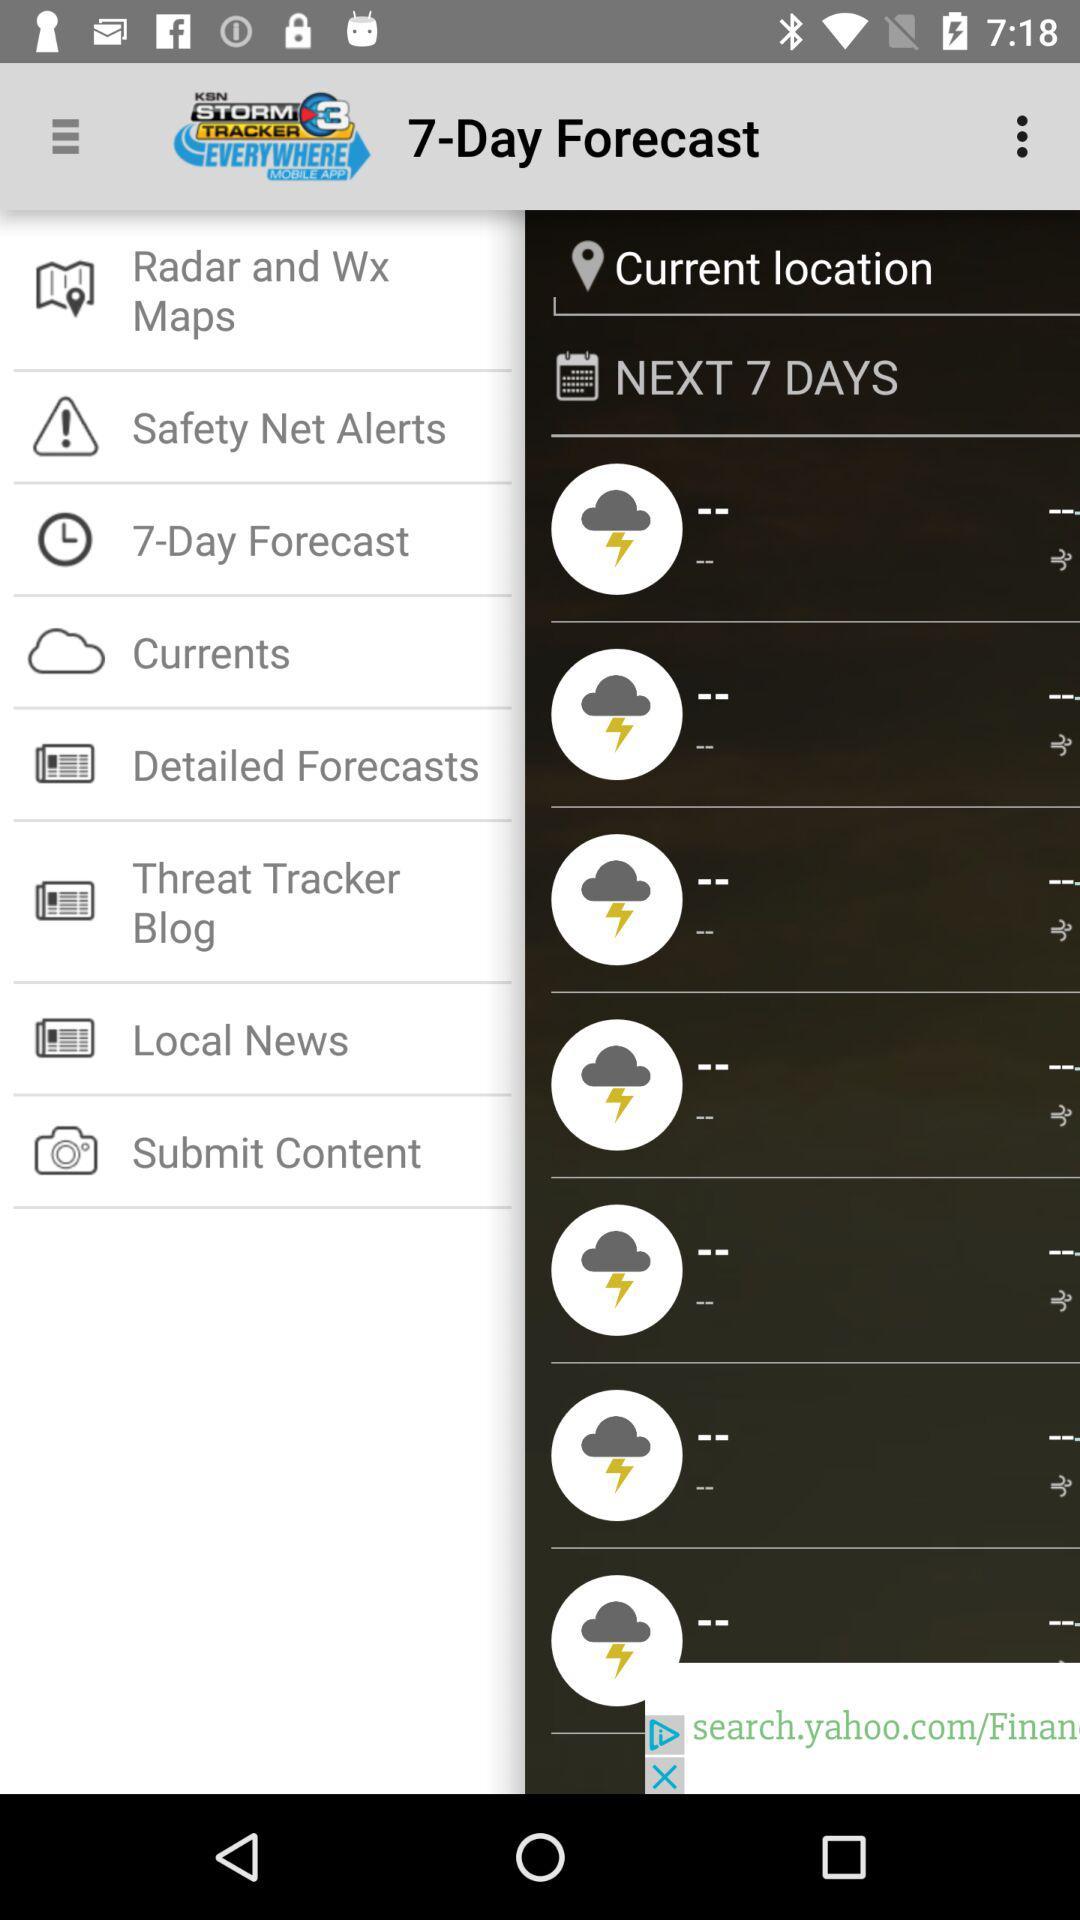  Describe the element at coordinates (1063, 744) in the screenshot. I see `the icon to the right of -- icon` at that location.